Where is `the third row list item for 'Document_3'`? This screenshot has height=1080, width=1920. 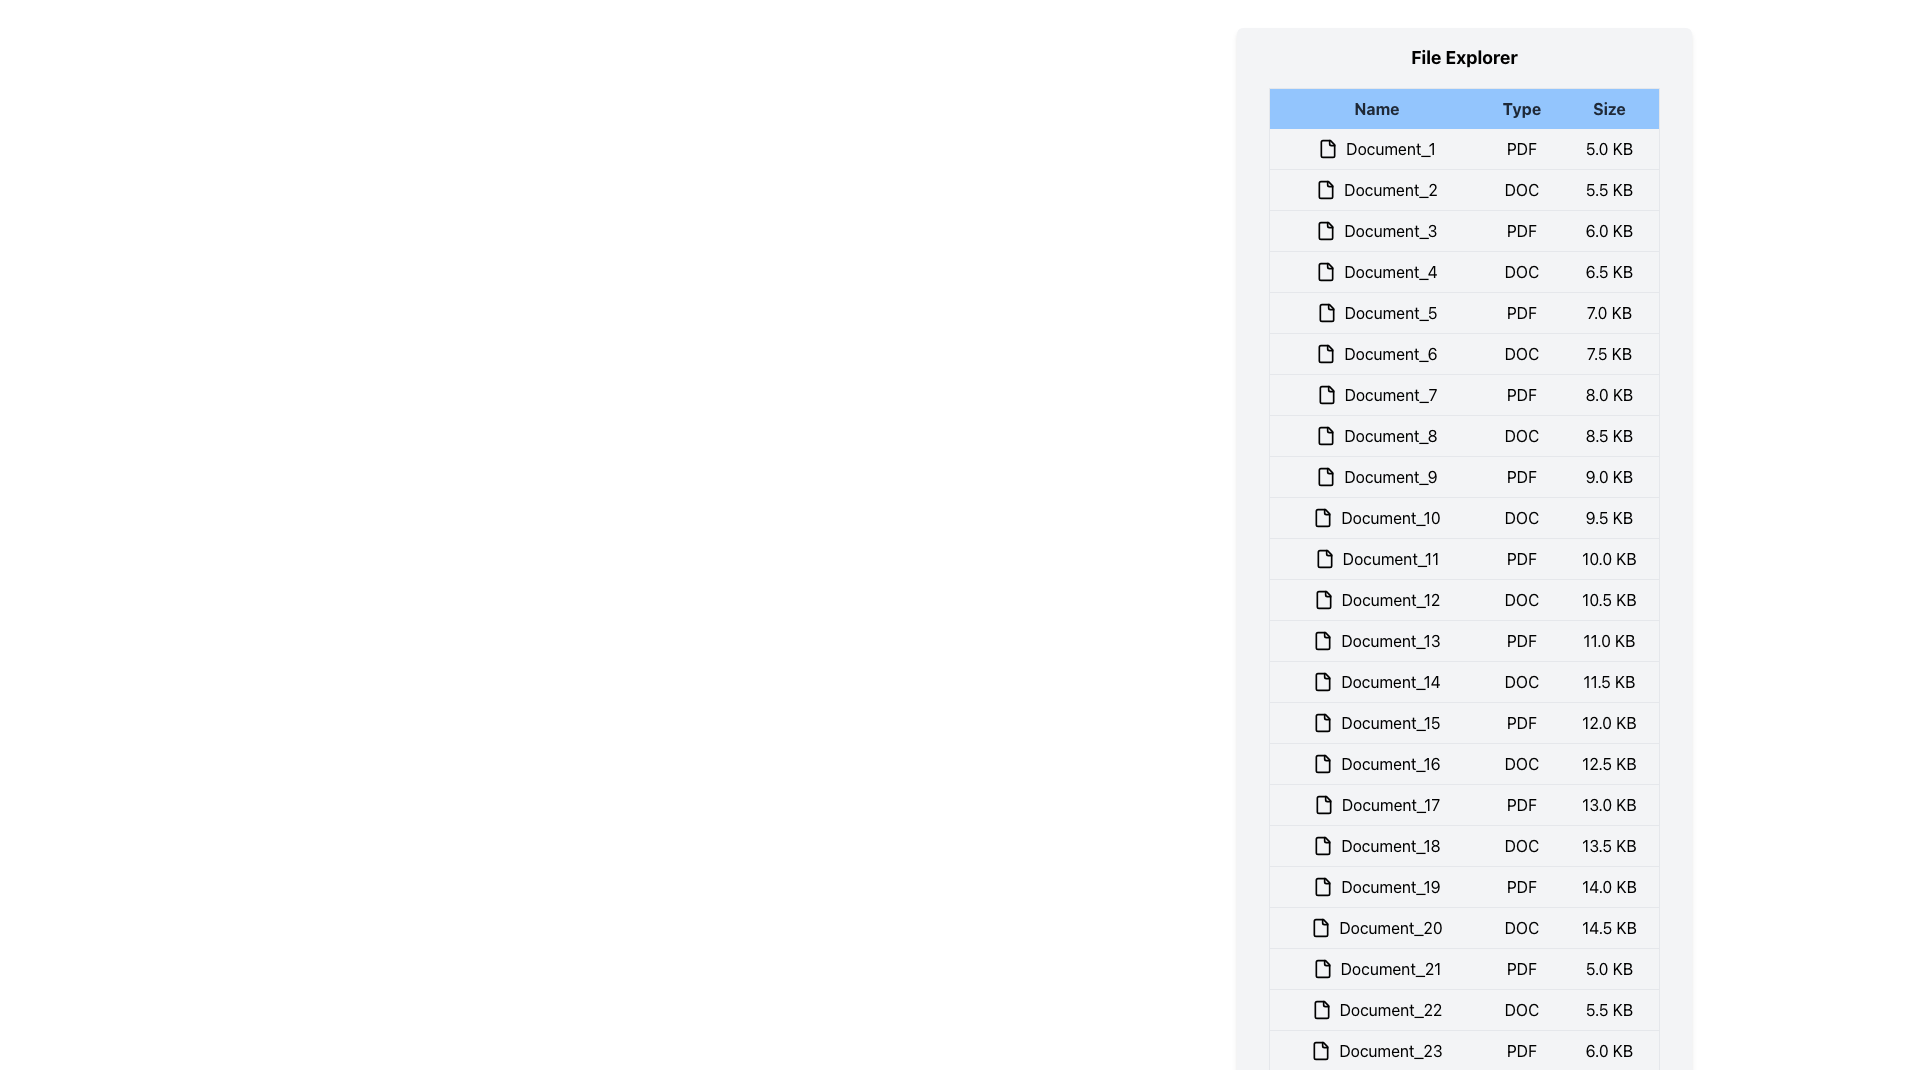
the third row list item for 'Document_3' is located at coordinates (1464, 230).